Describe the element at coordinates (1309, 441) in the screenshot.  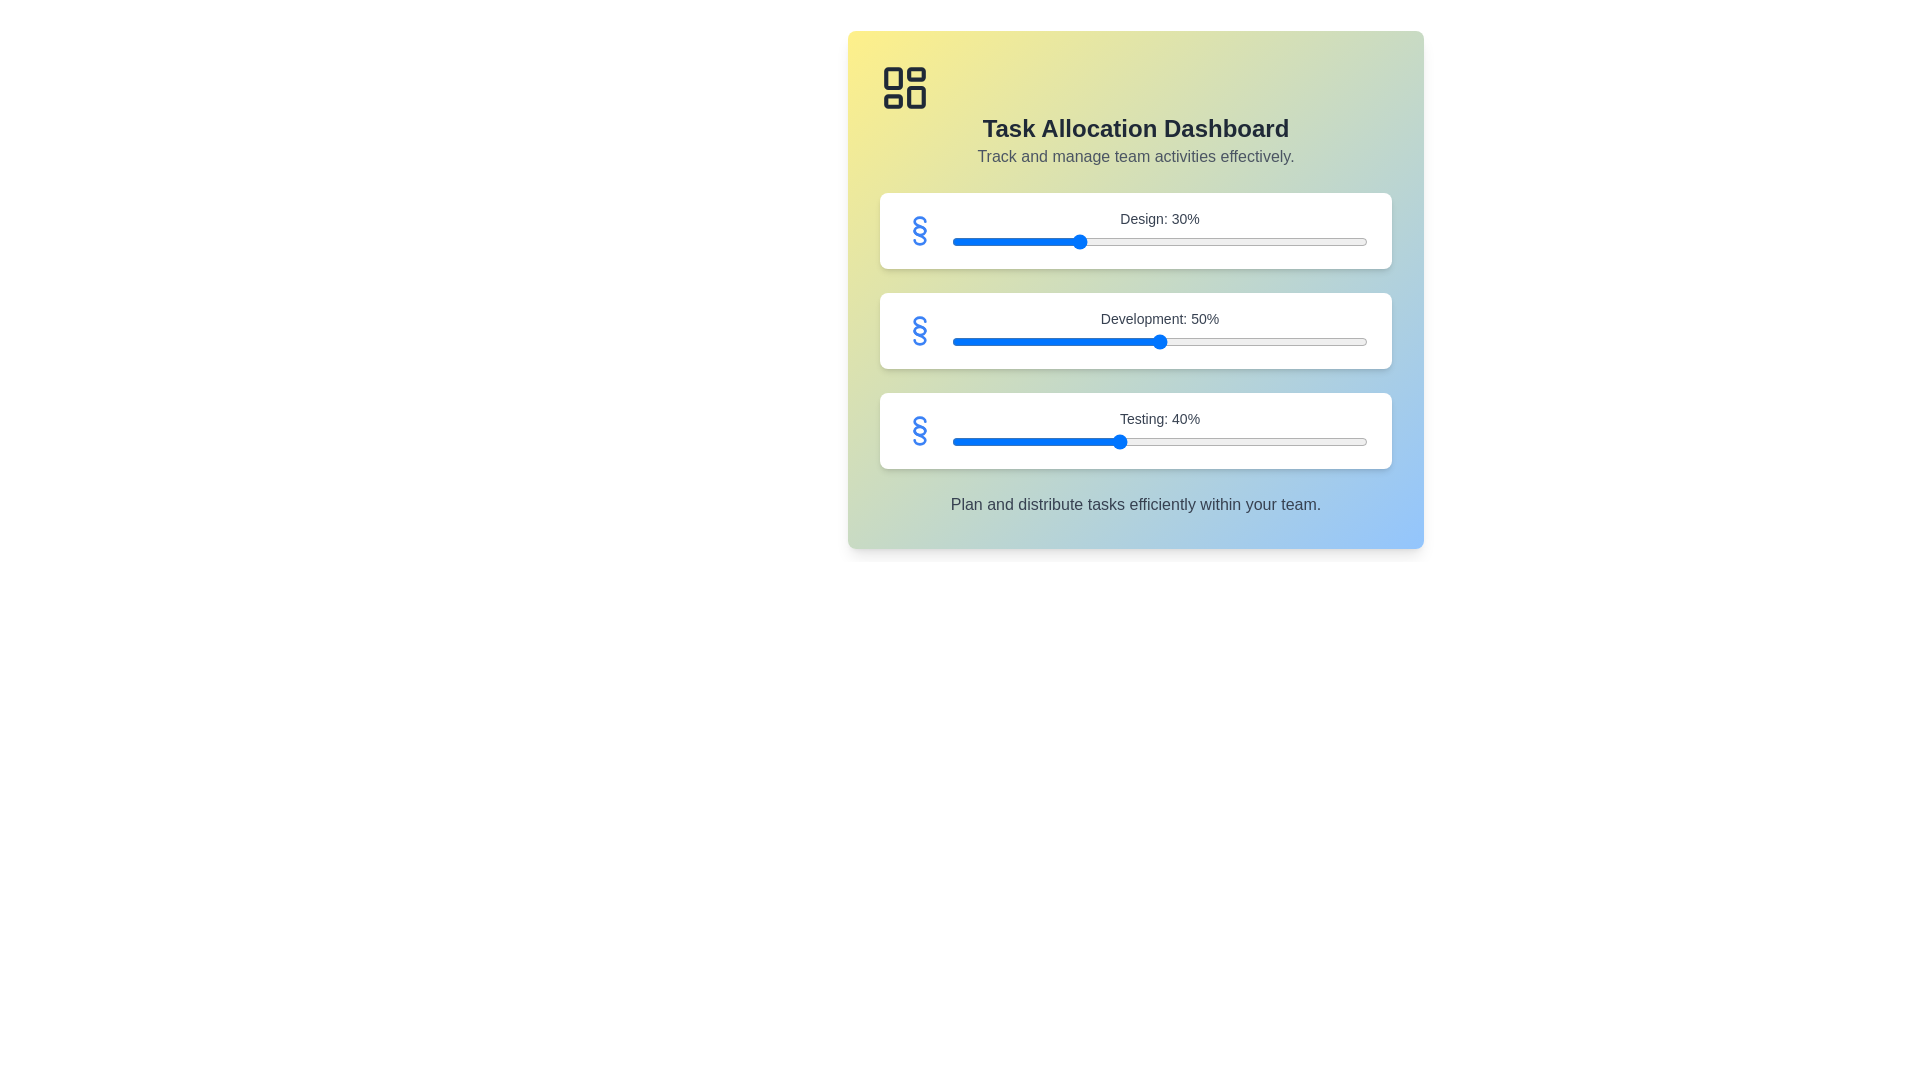
I see `the 'Testing' slider to 86%` at that location.